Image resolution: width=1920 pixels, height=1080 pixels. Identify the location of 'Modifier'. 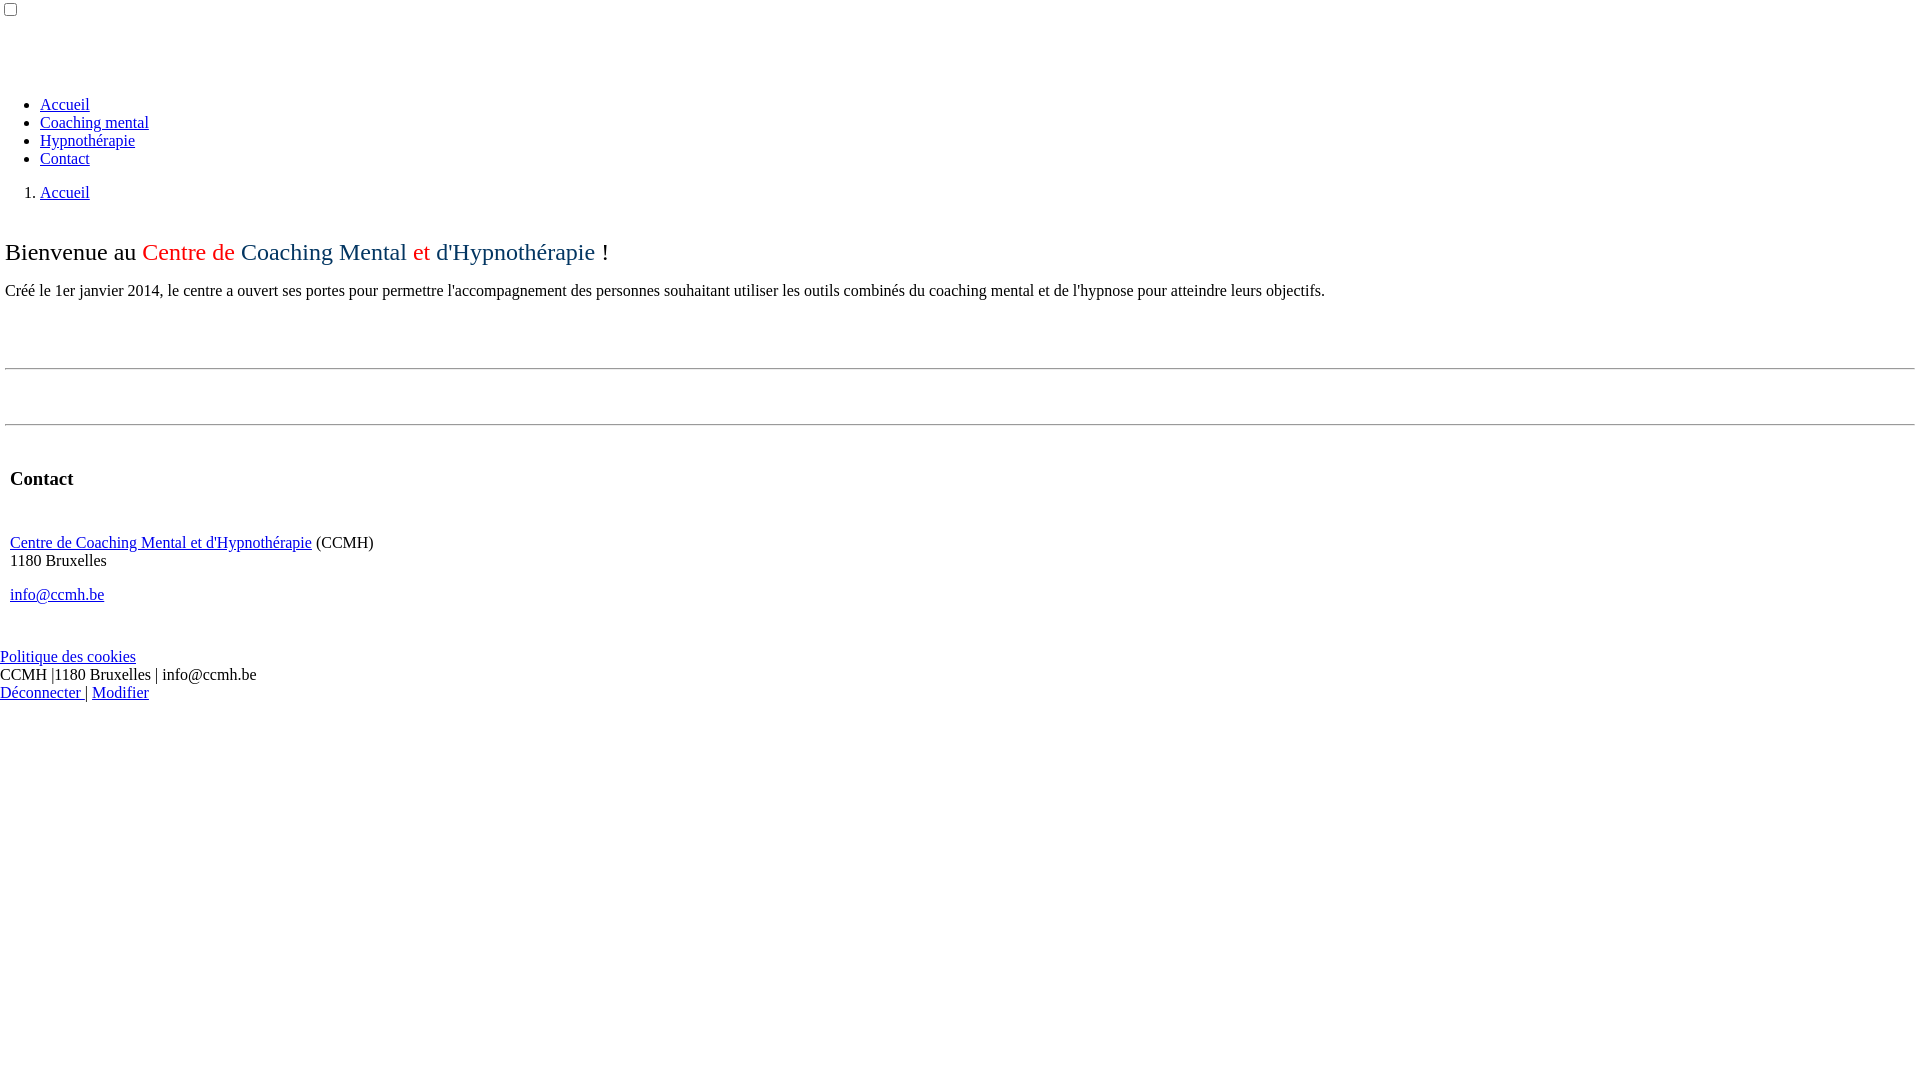
(119, 691).